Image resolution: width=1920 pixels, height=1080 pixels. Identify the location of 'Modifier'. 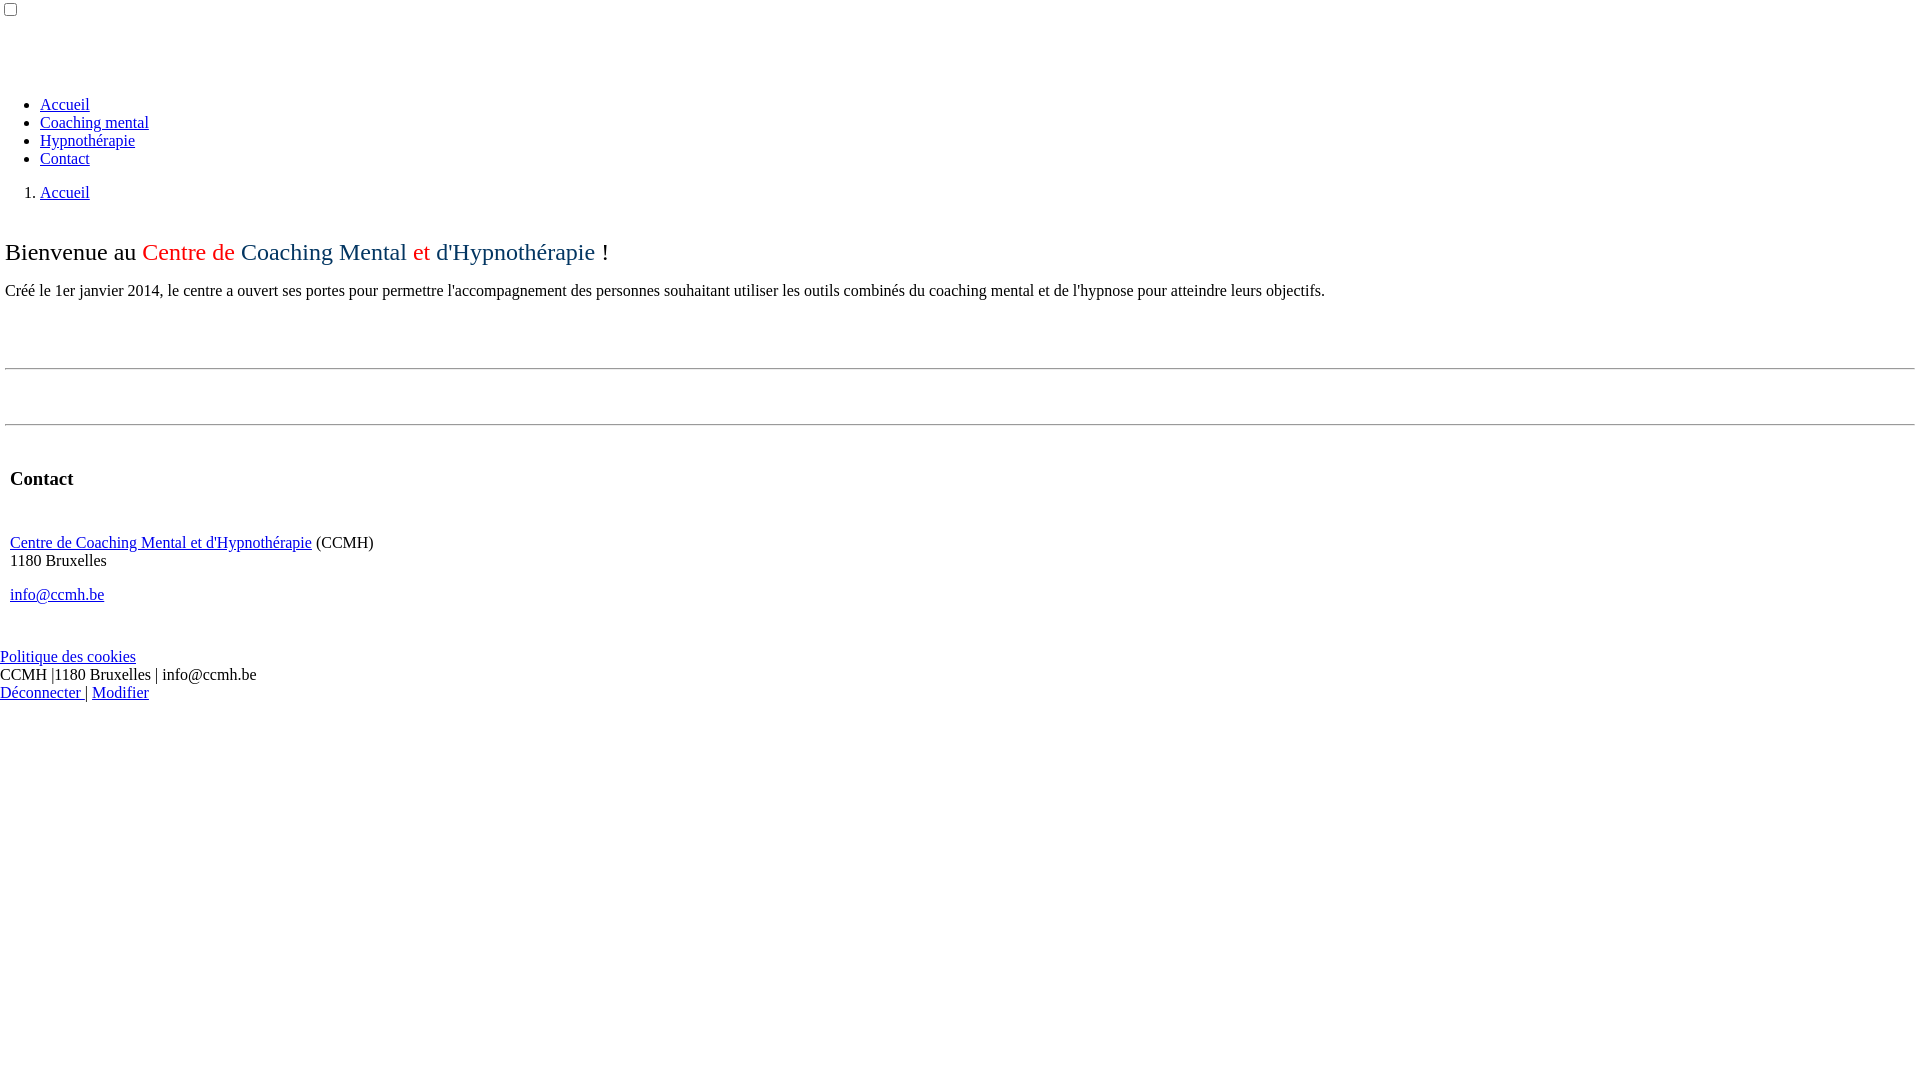
(119, 691).